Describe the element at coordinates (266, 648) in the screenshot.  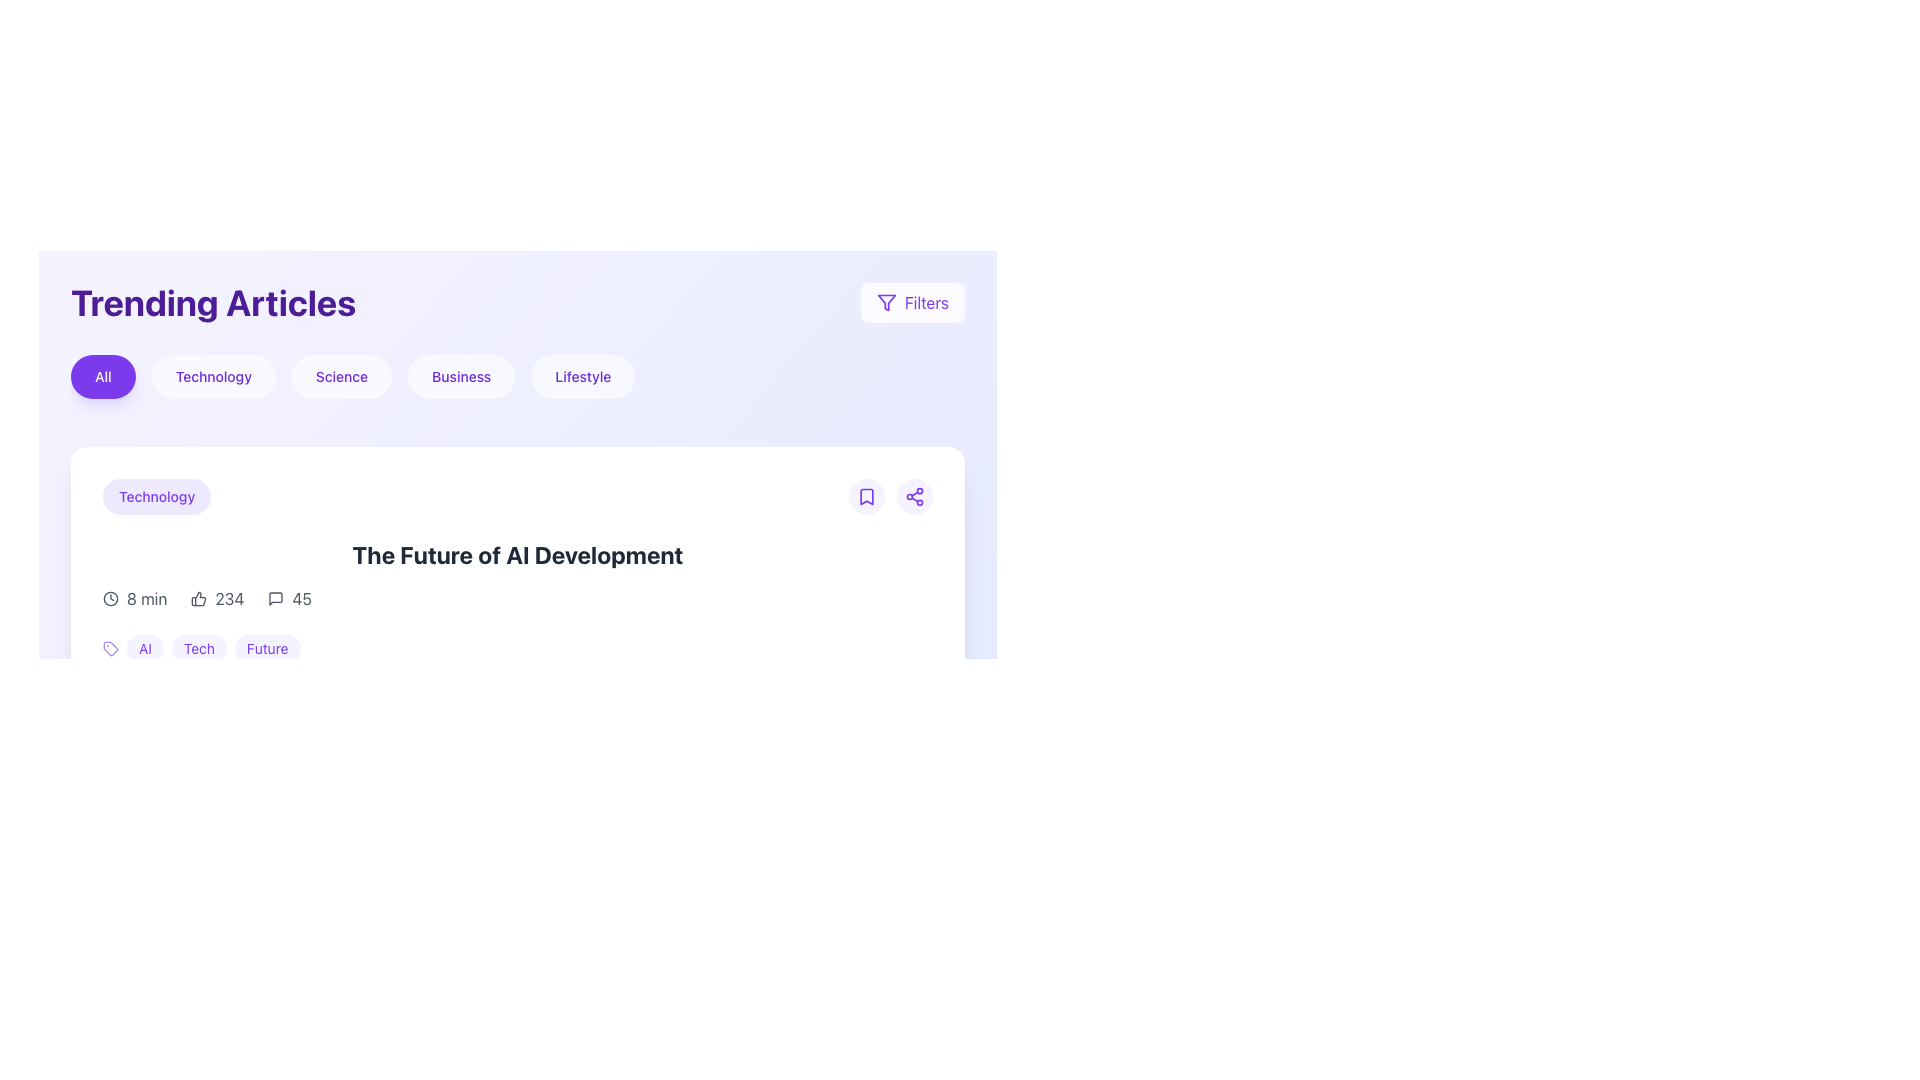
I see `the text content of the tag or category label located to the right of the 'AI' and 'Tech' tags, which is the third member in the sequence below the article title` at that location.